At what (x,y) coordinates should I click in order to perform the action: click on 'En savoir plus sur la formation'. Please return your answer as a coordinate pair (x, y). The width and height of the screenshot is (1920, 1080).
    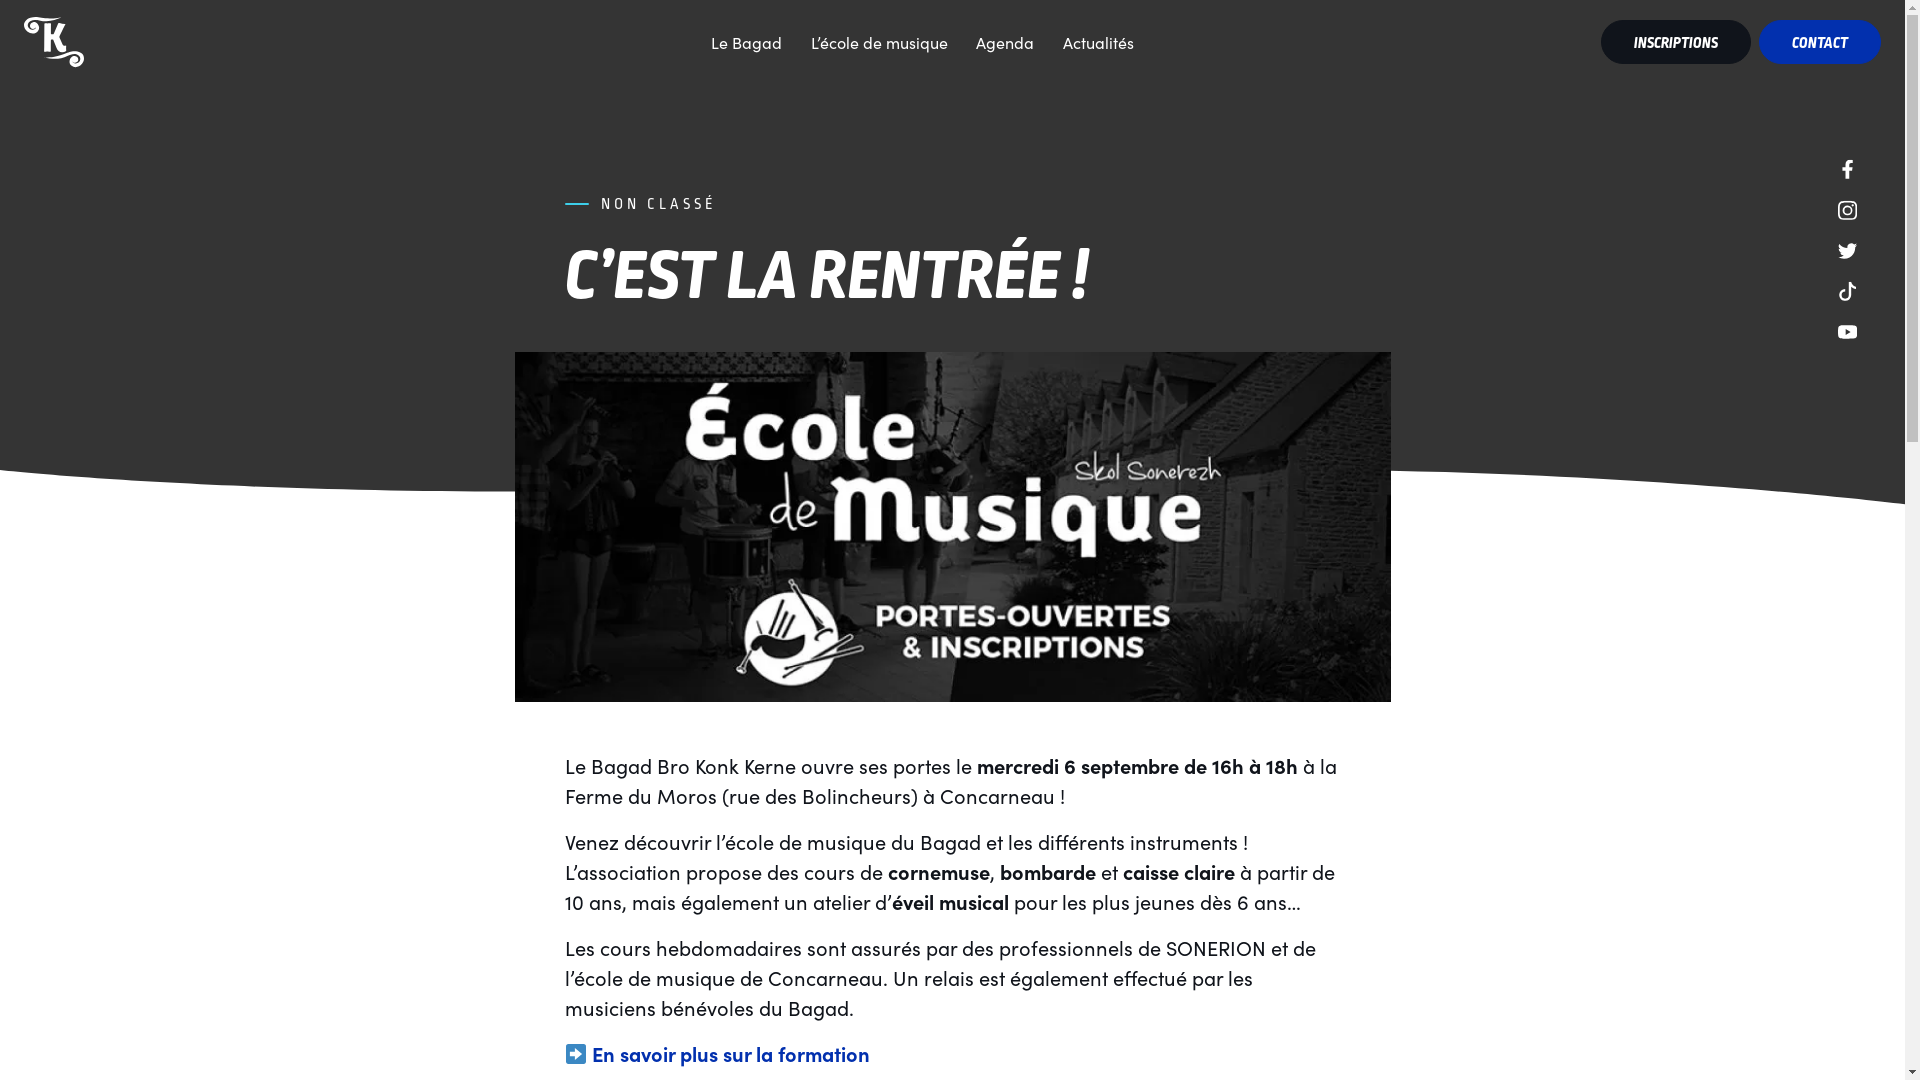
    Looking at the image, I should click on (729, 1052).